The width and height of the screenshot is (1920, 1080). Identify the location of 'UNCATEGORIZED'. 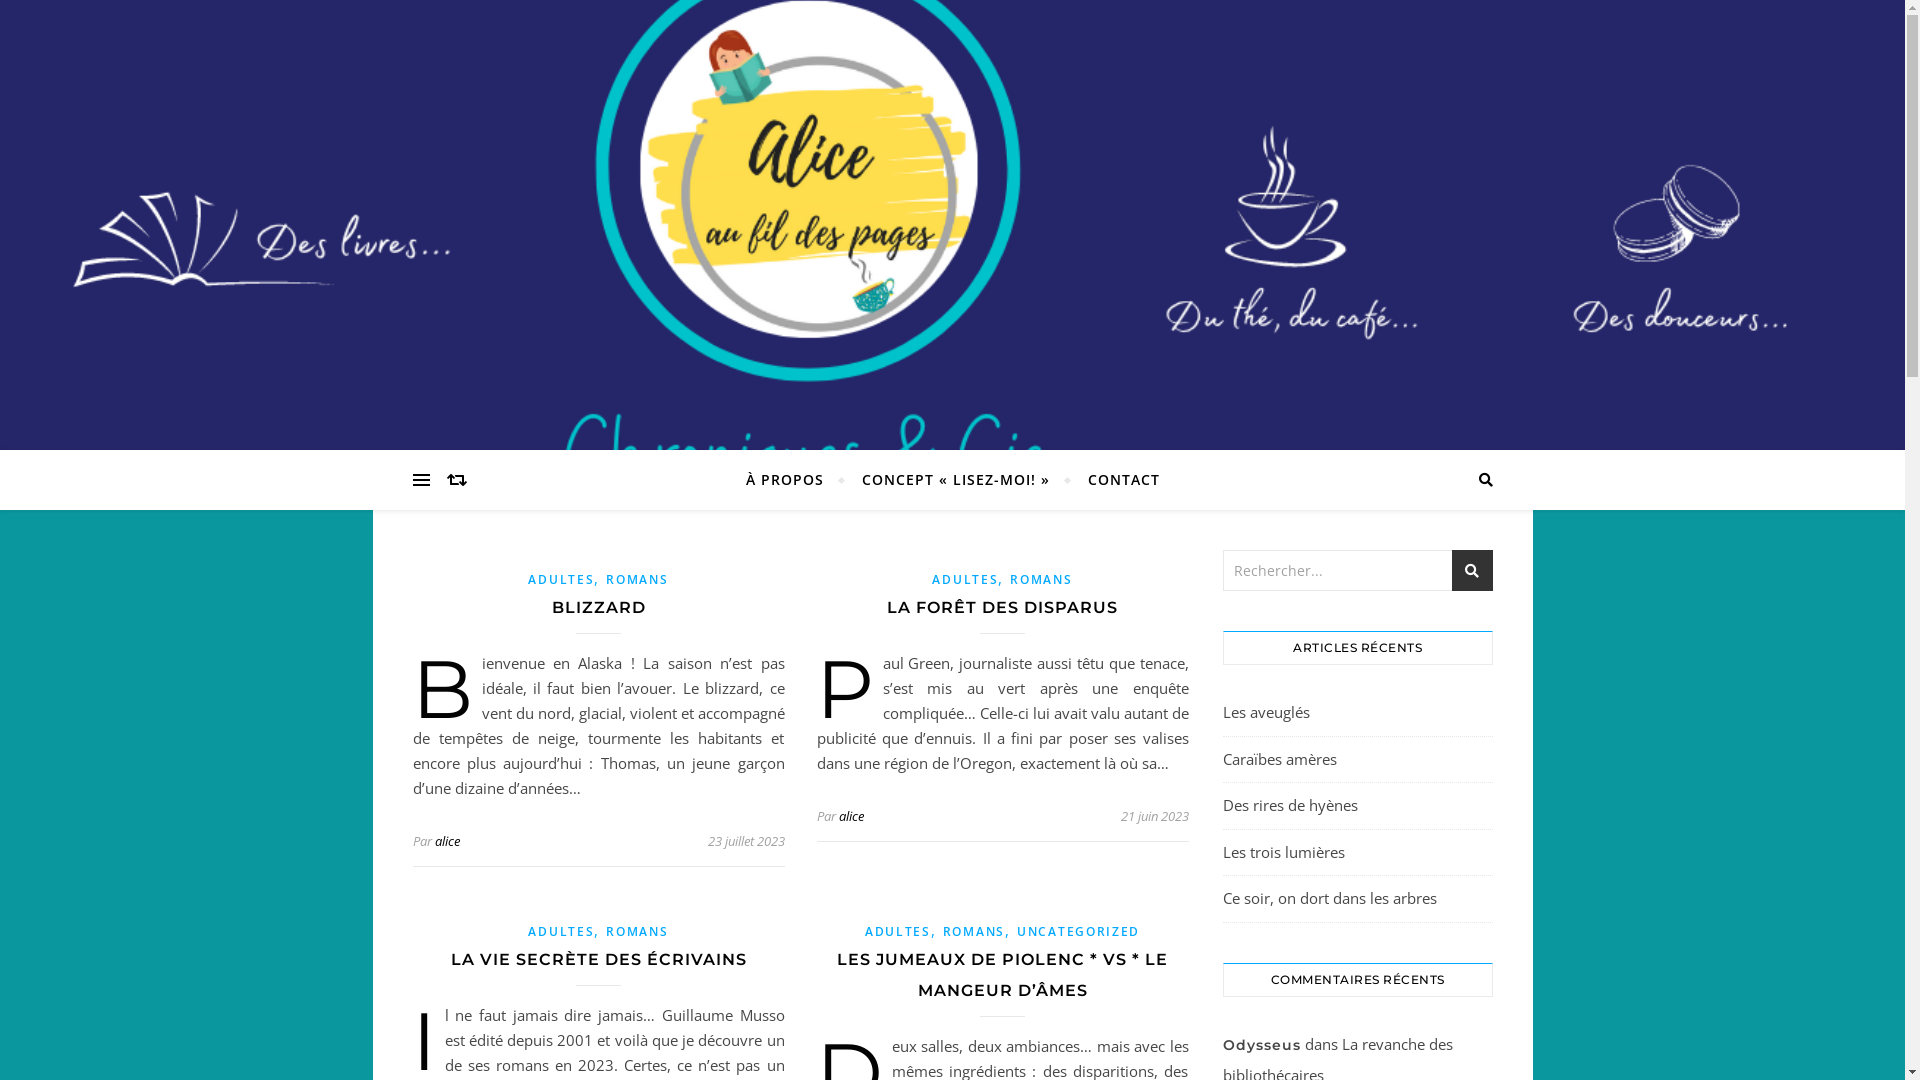
(1077, 931).